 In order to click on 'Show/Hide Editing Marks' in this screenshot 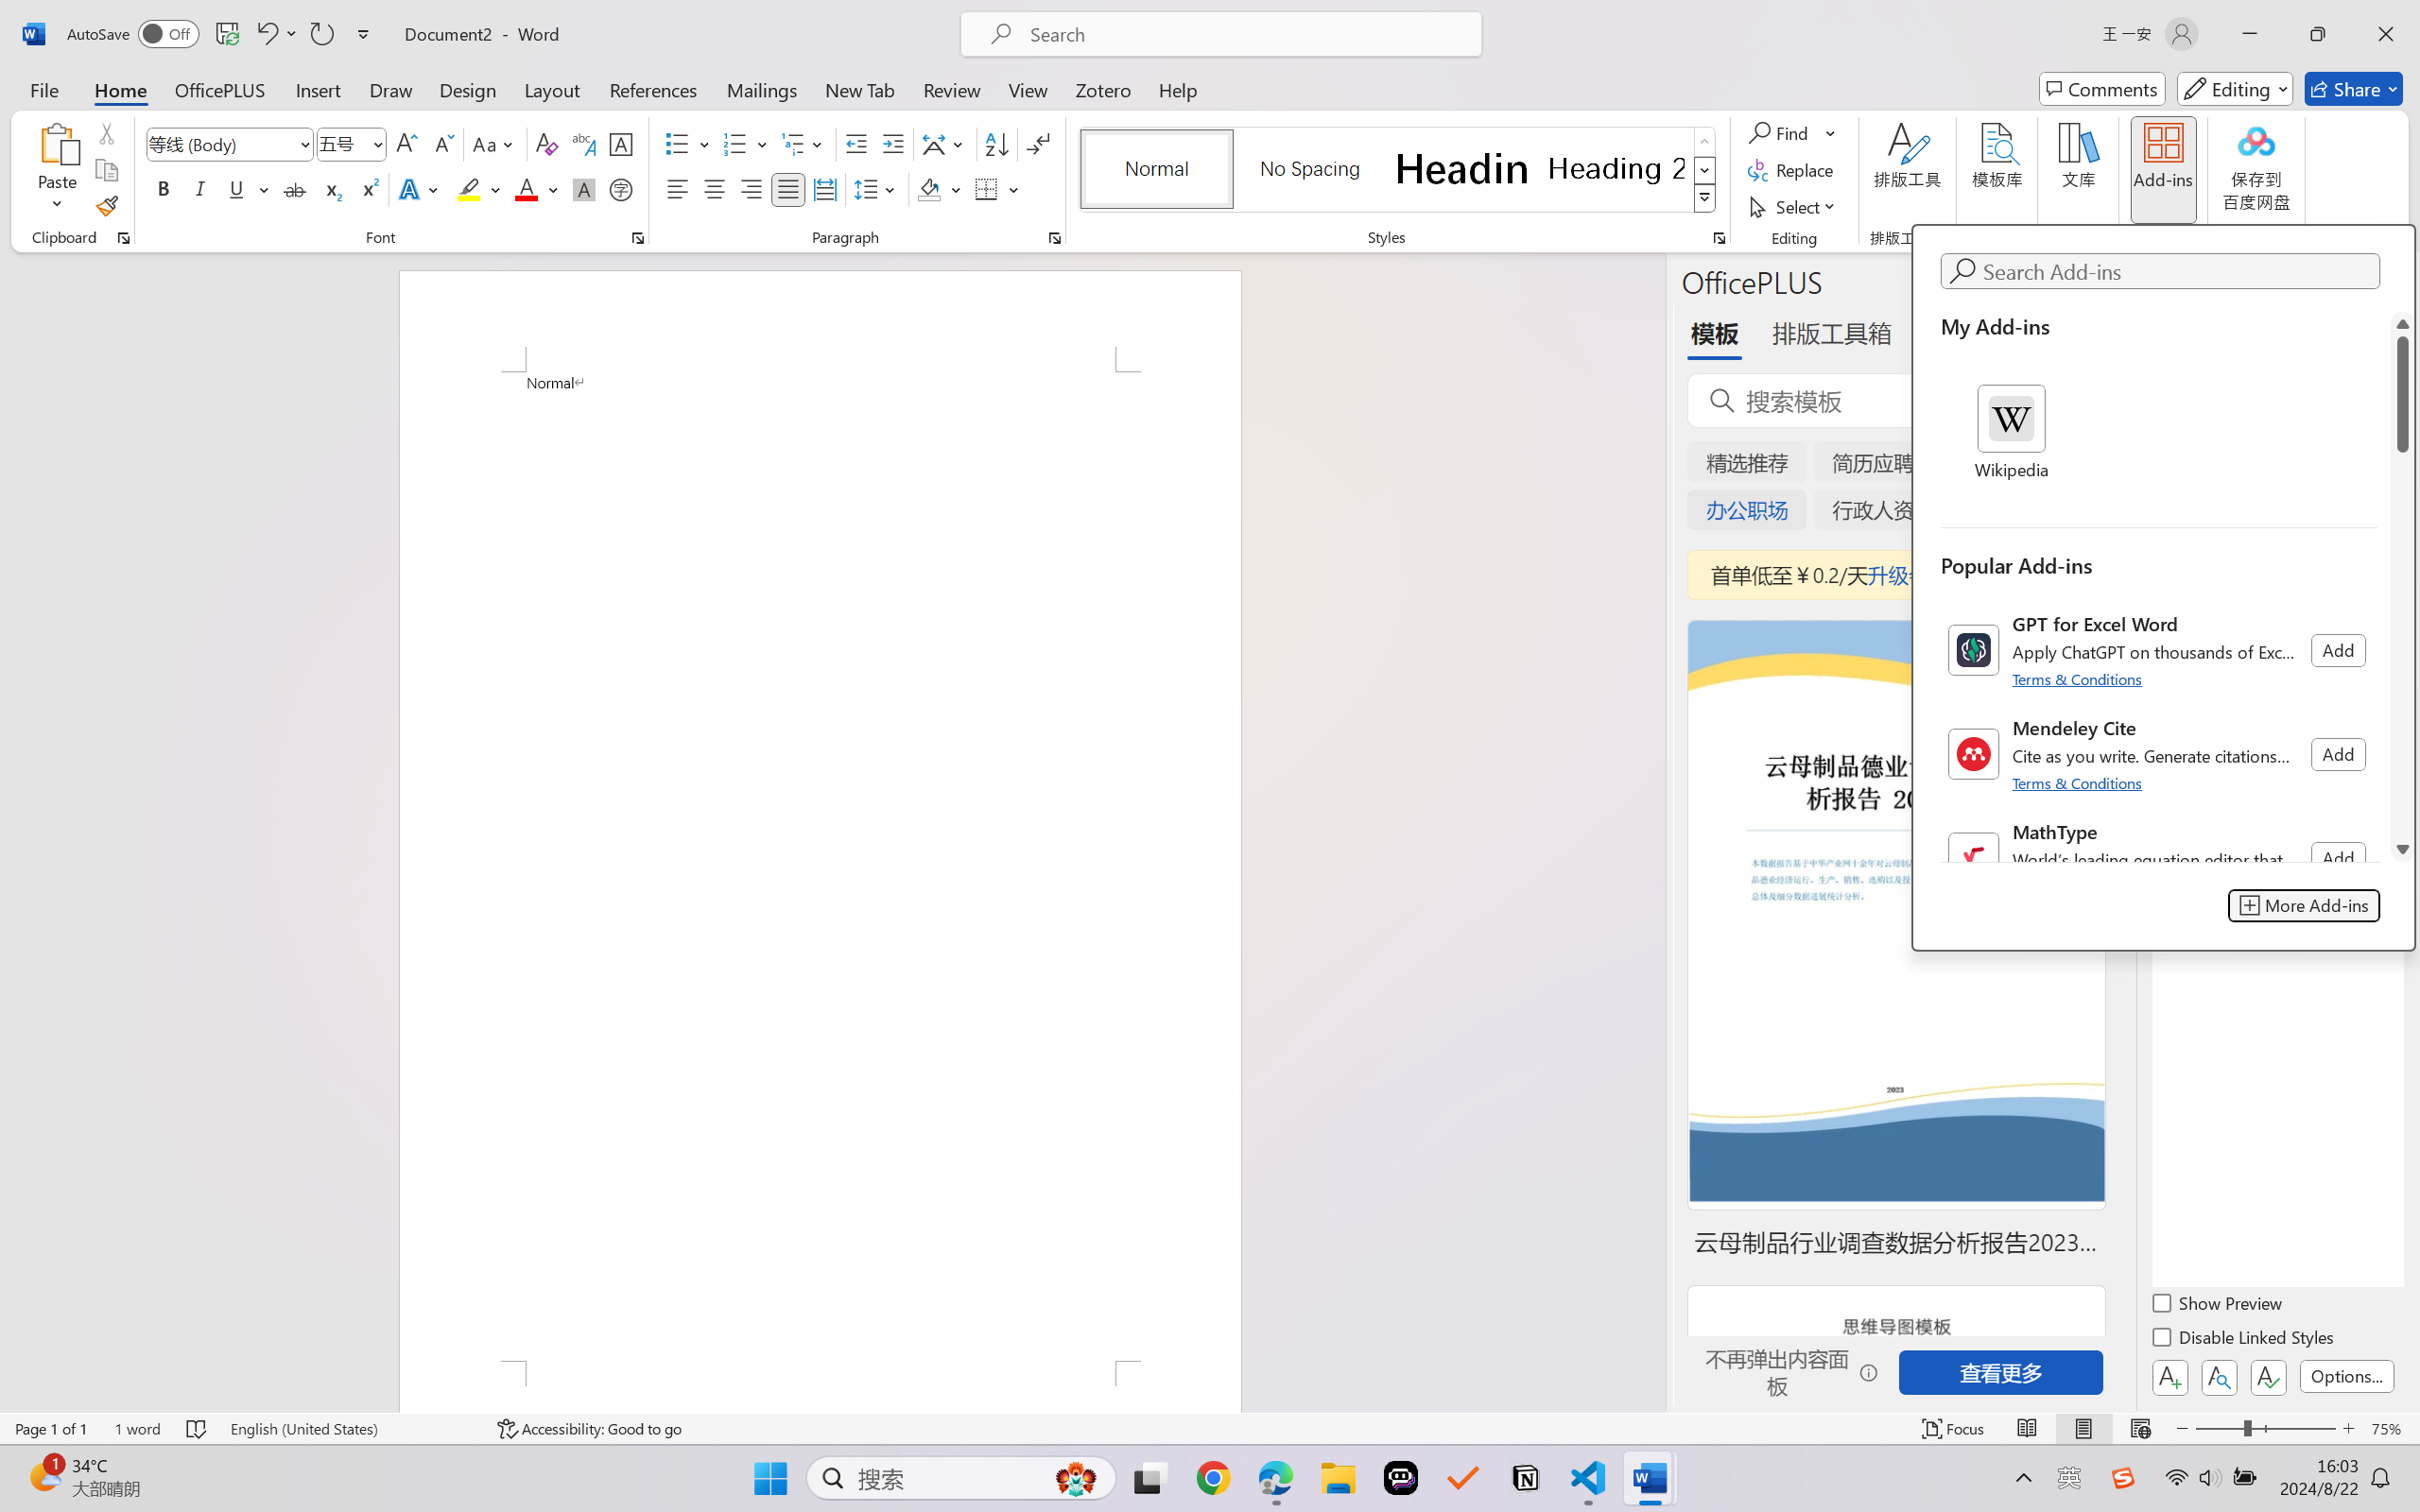, I will do `click(1037, 144)`.